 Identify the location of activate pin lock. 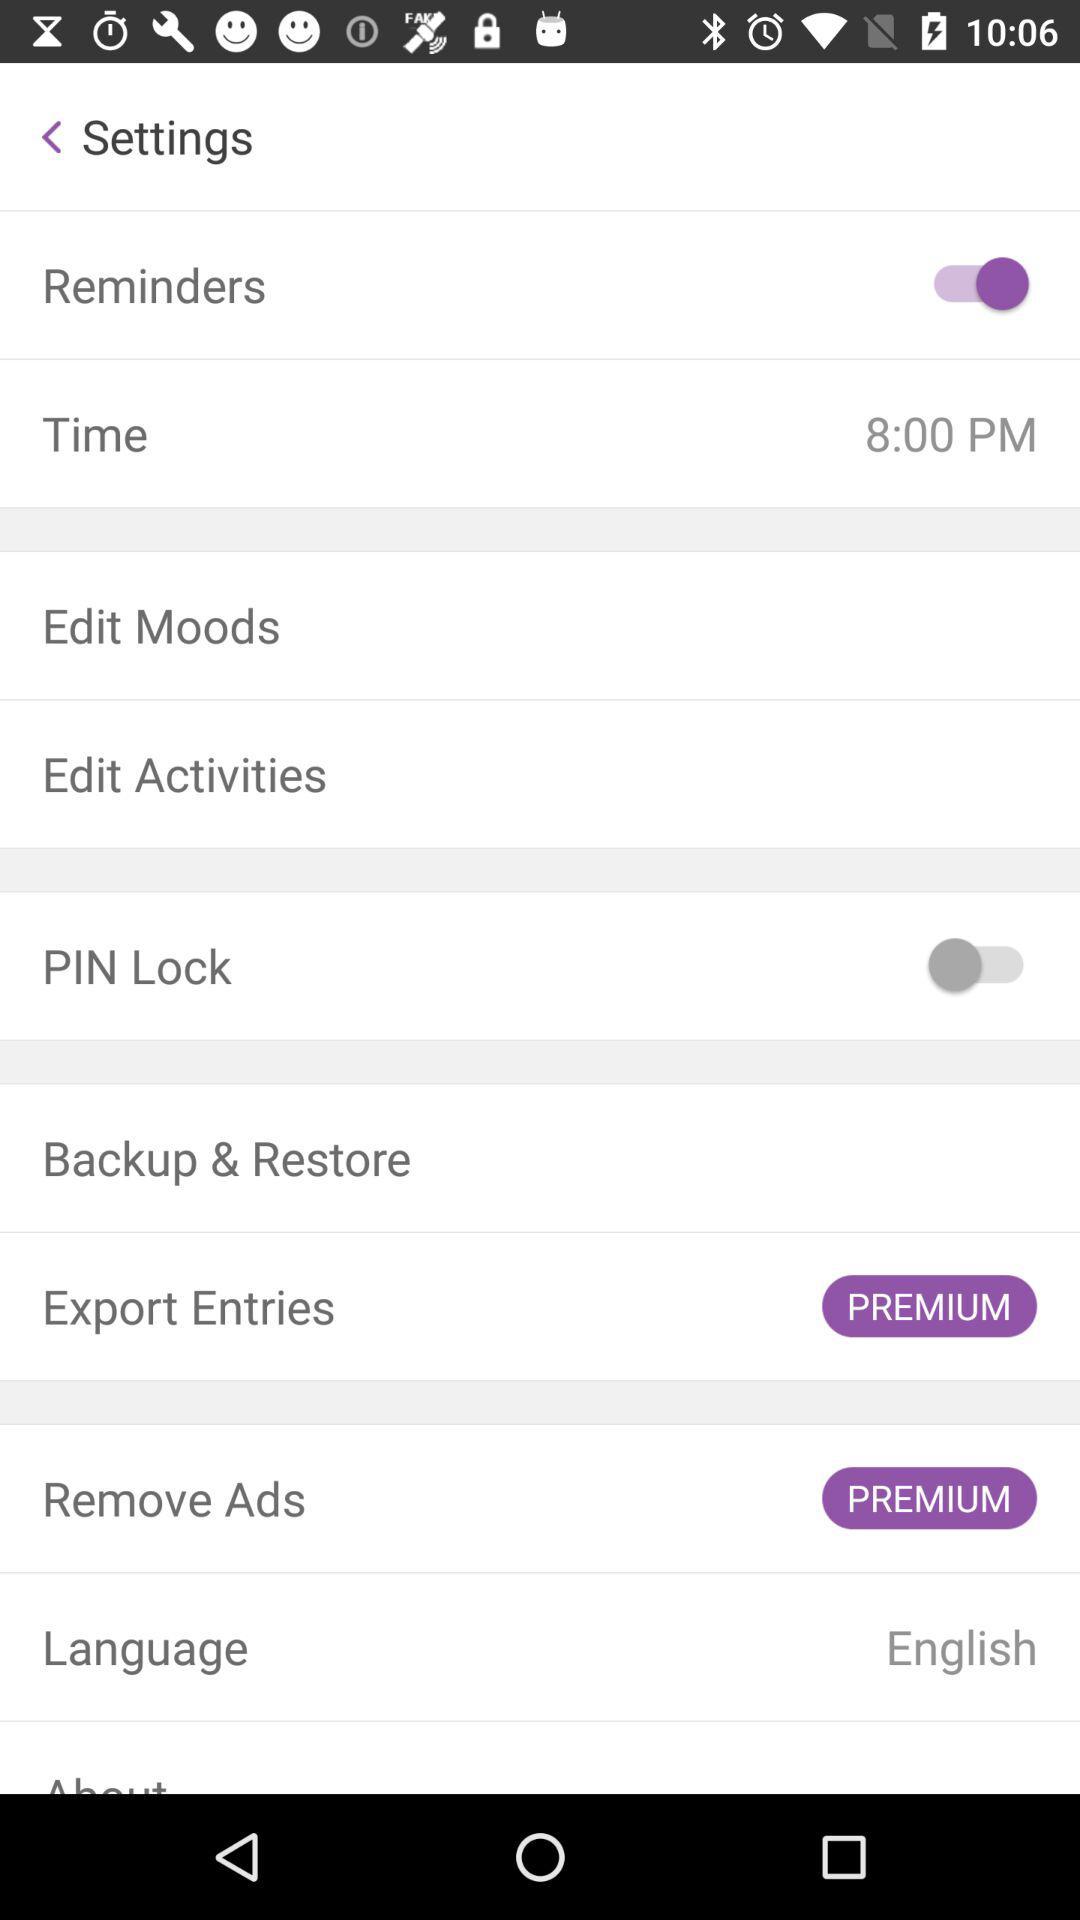
(977, 965).